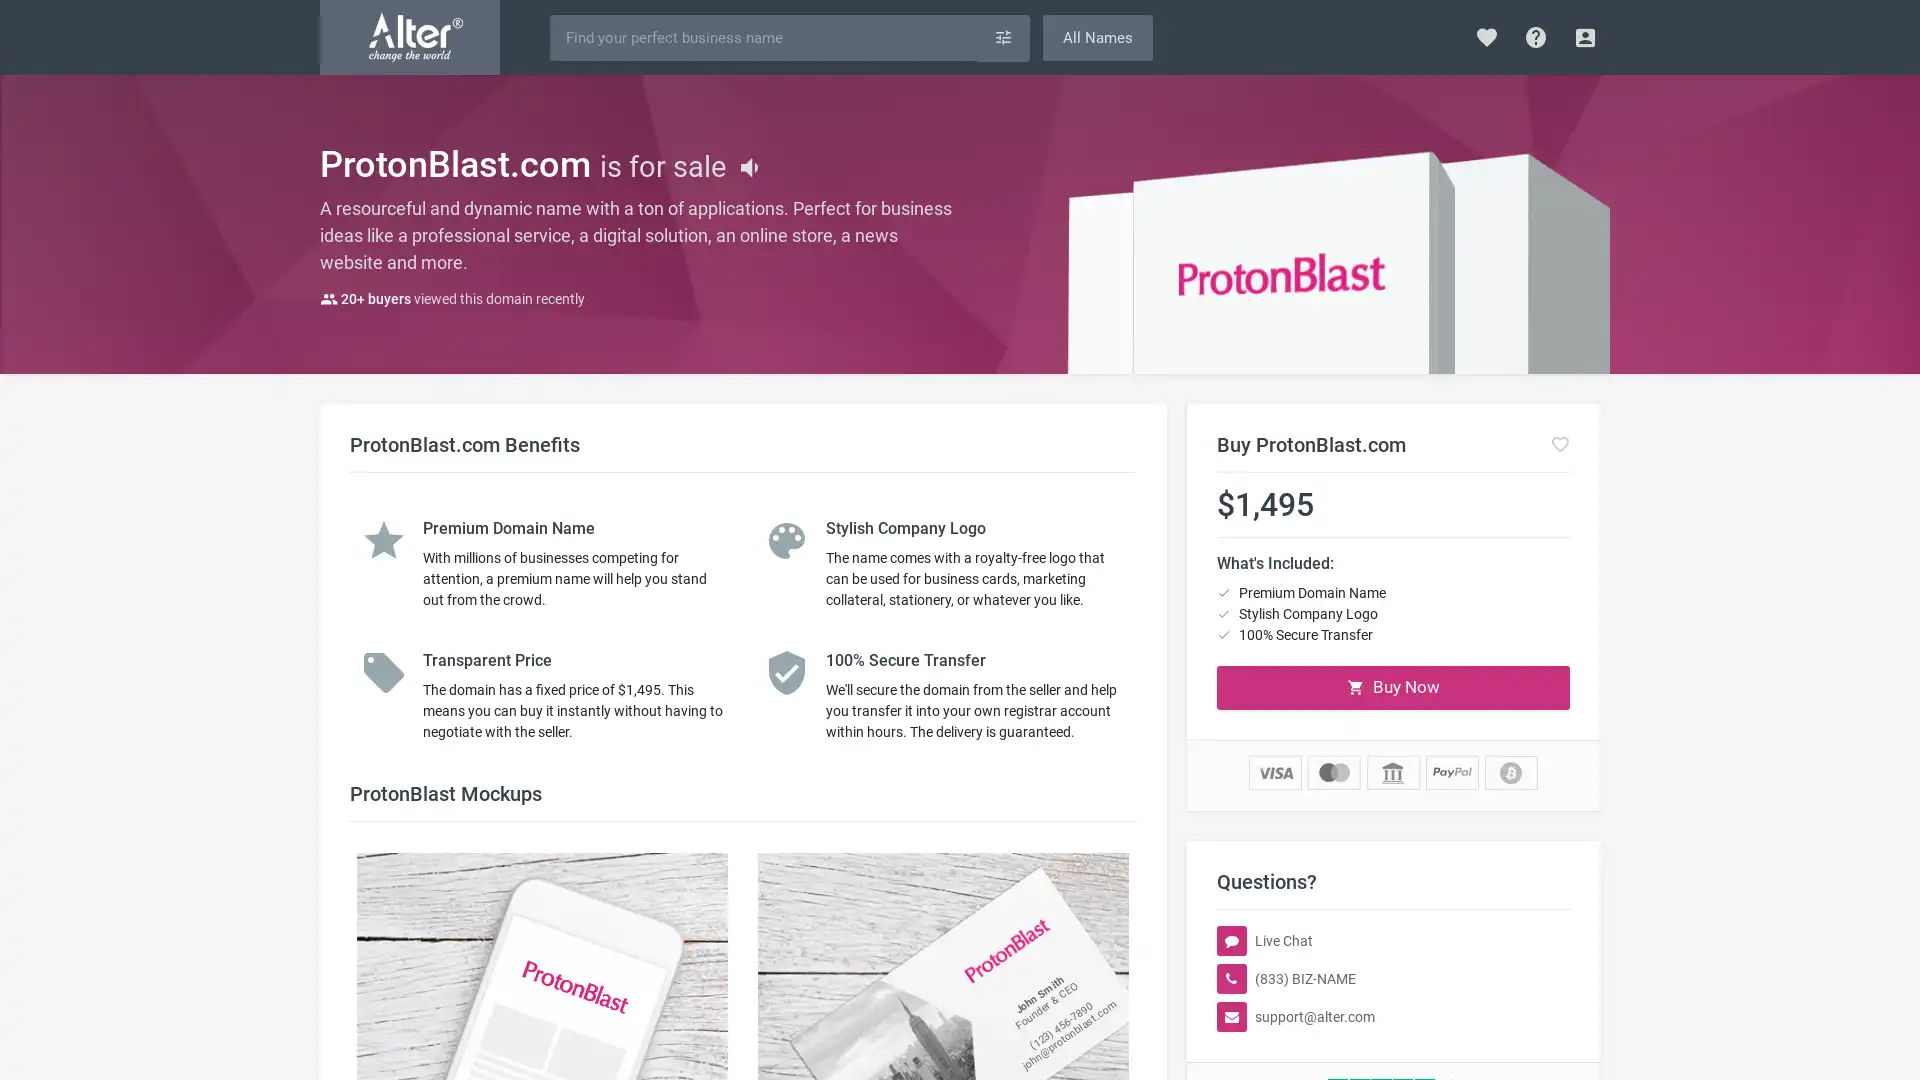  Describe the element at coordinates (1391, 686) in the screenshot. I see `Buy Now` at that location.